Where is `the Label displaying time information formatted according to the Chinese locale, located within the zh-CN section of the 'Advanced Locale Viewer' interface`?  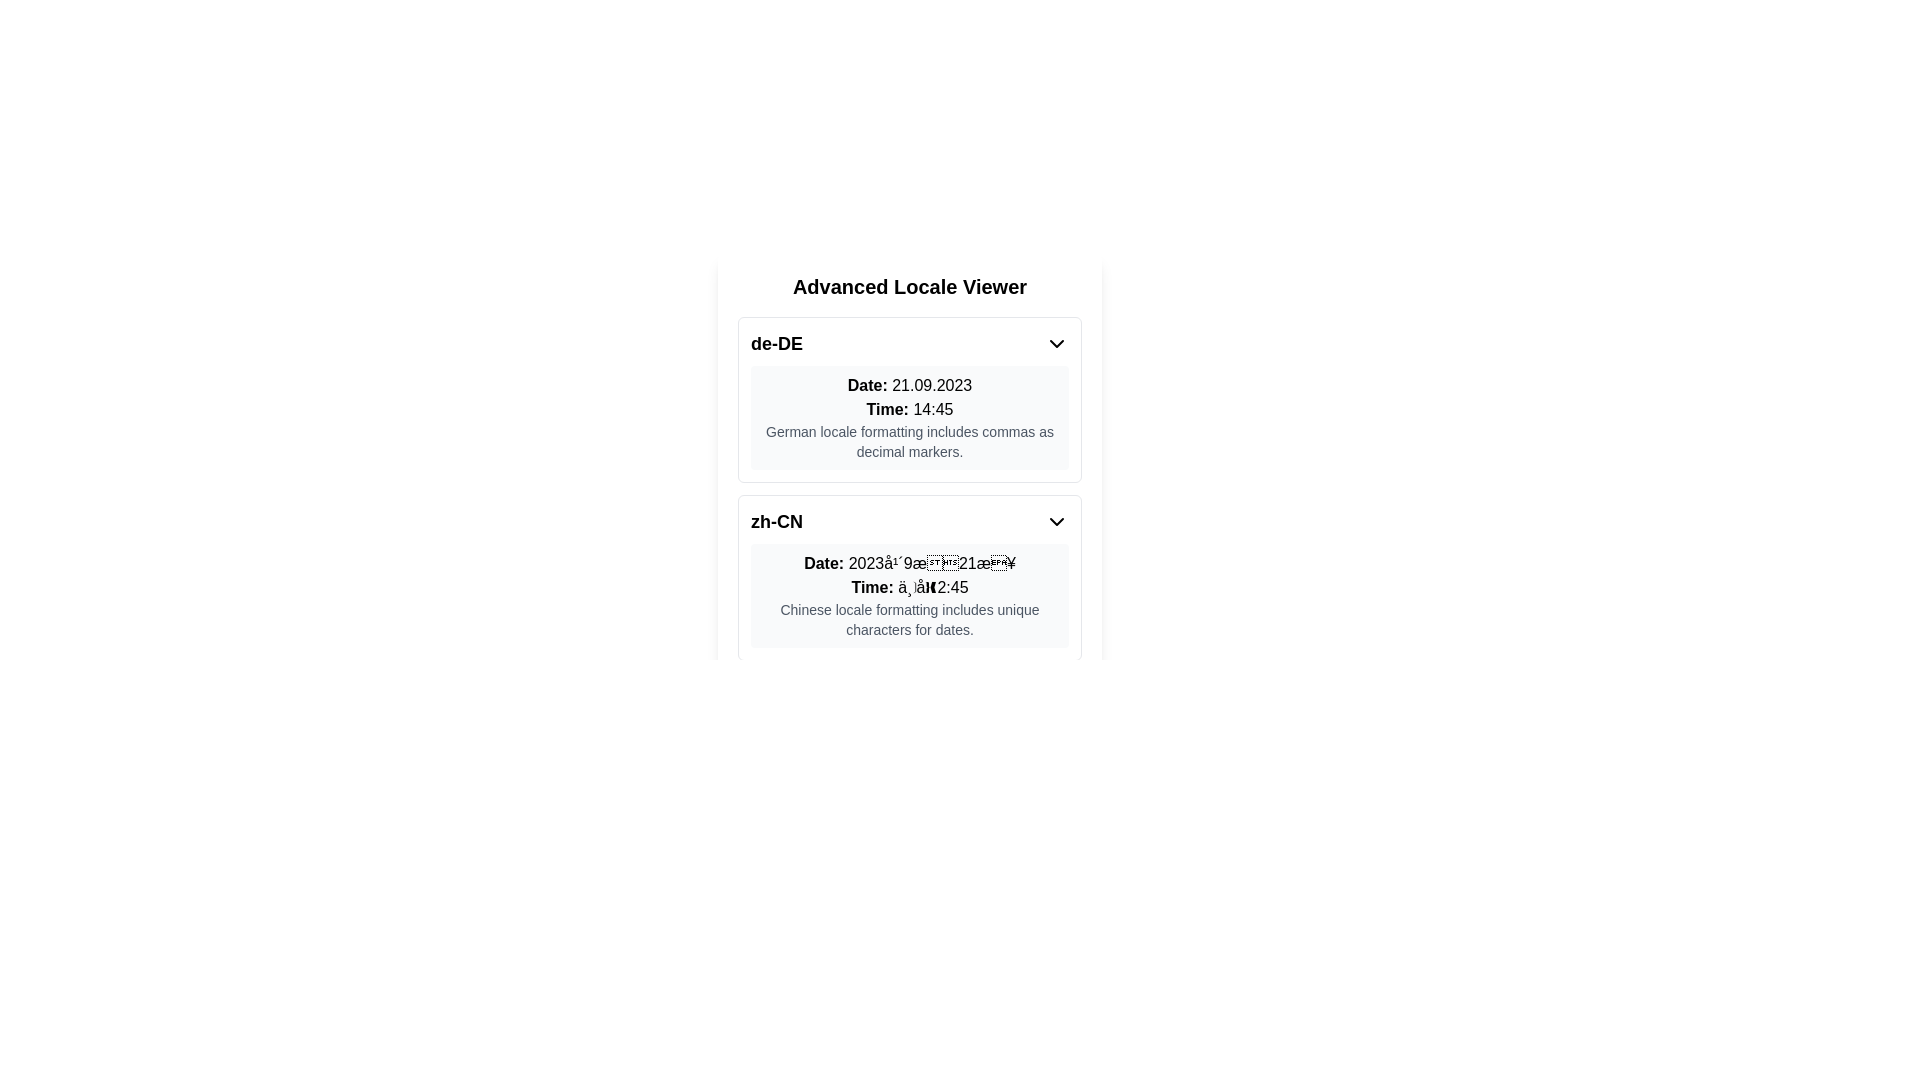 the Label displaying time information formatted according to the Chinese locale, located within the zh-CN section of the 'Advanced Locale Viewer' interface is located at coordinates (909, 586).